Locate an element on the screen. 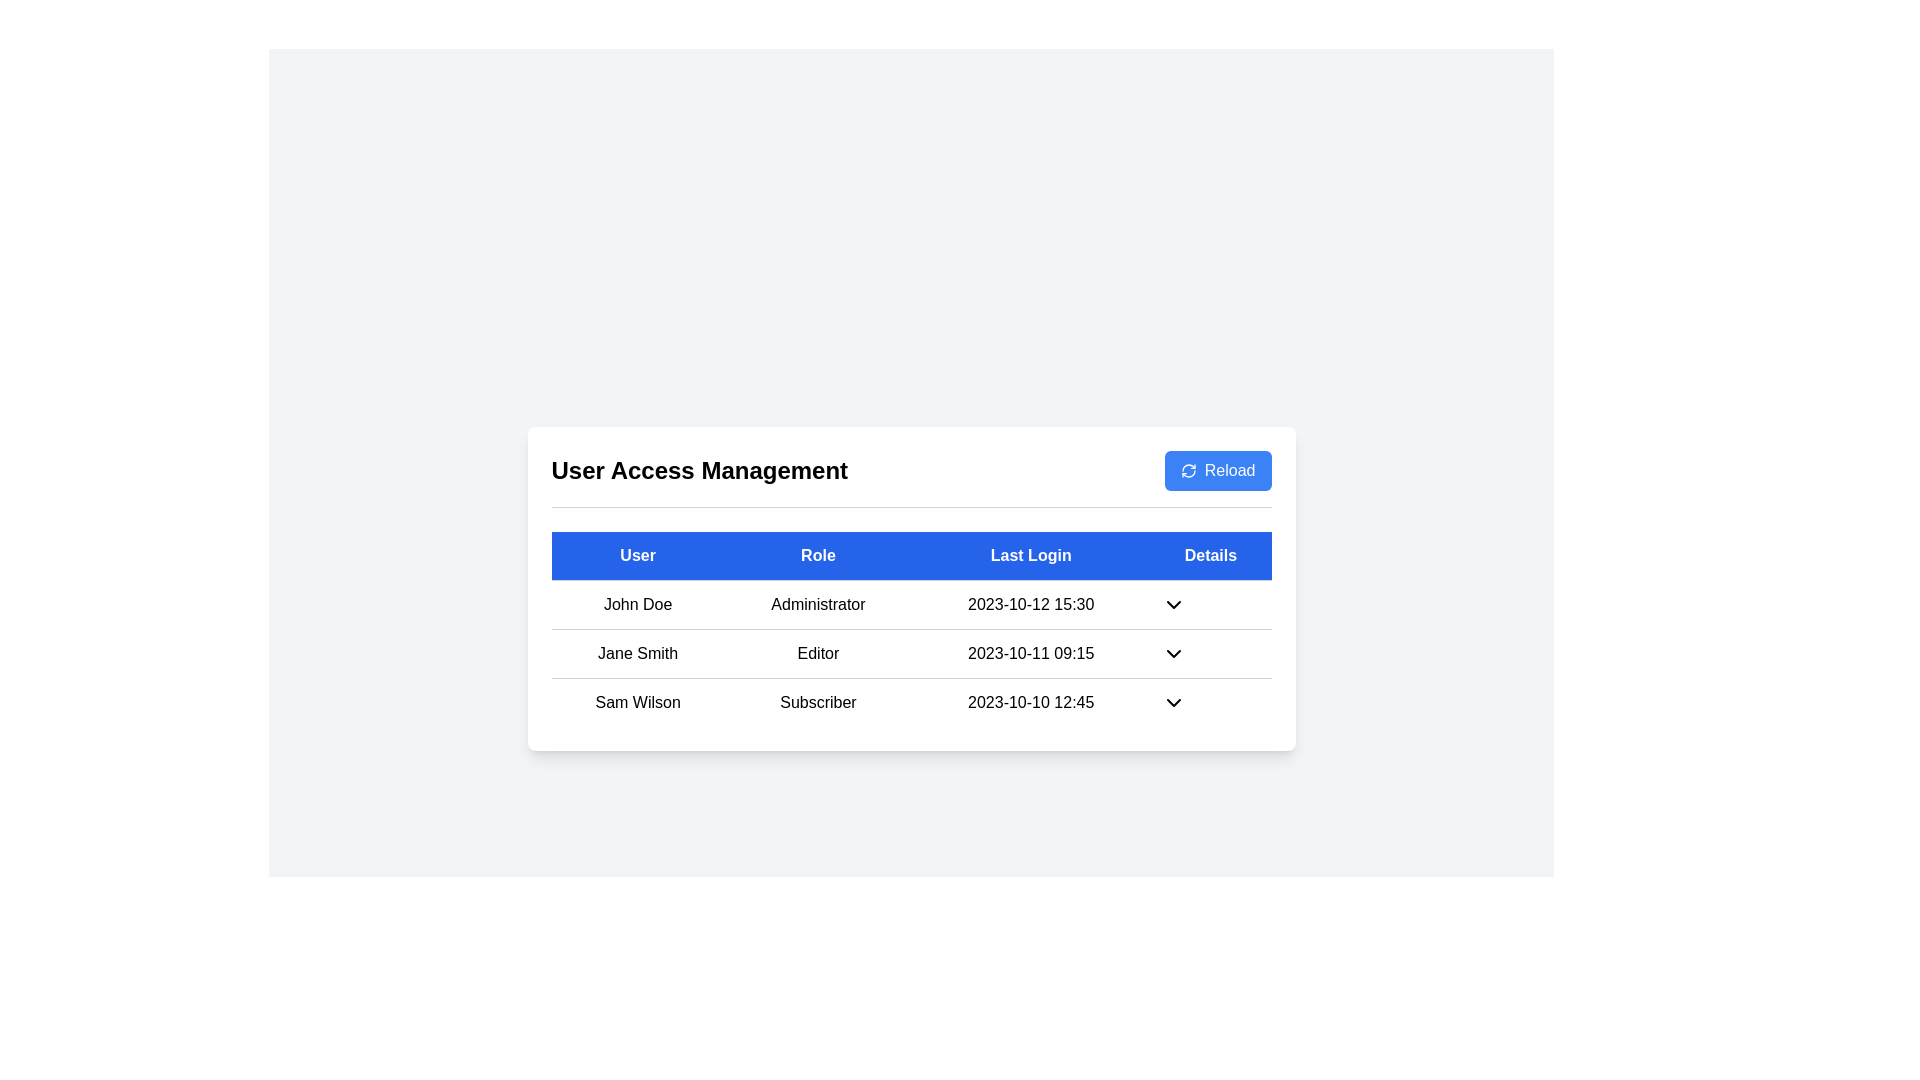 The width and height of the screenshot is (1920, 1080). the 'Subscriber' label in the user access management table for user 'Sam Wilson', which is located in the third row under the 'Role' column is located at coordinates (818, 701).